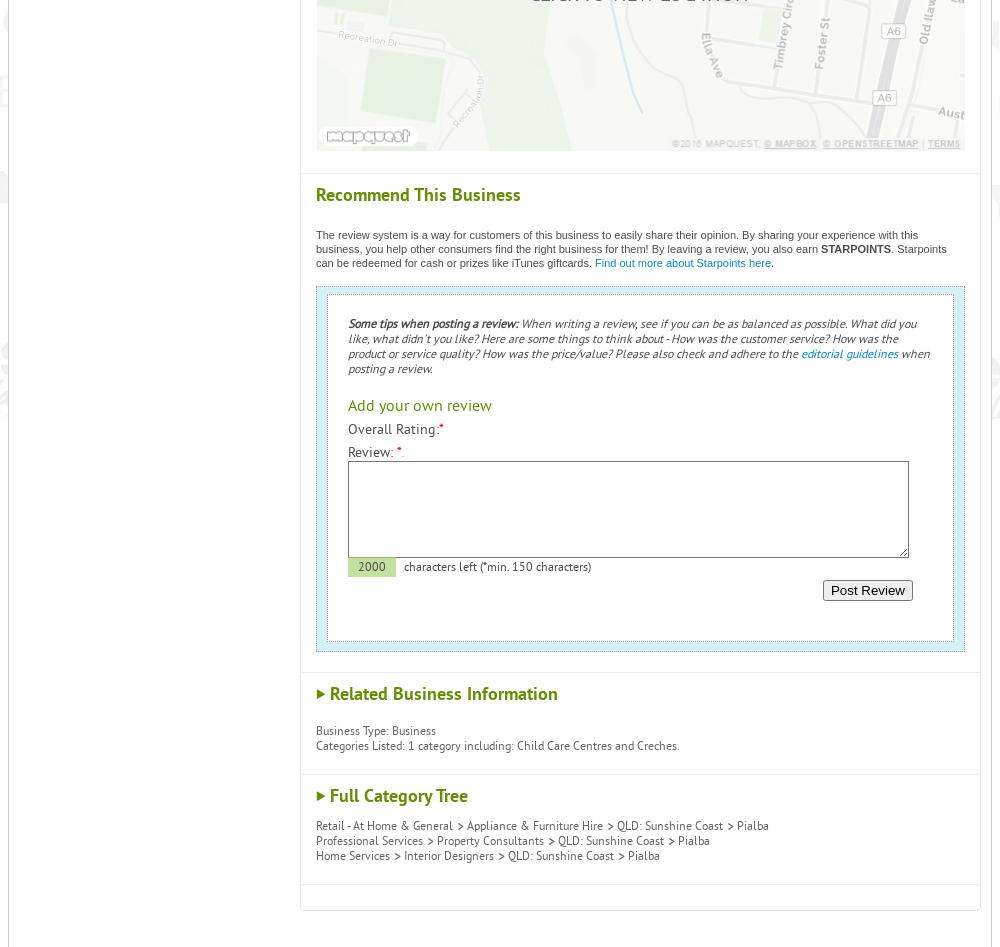  I want to click on 'Categories Listed: 1 category including: Child Care Centres and Creches.', so click(315, 745).